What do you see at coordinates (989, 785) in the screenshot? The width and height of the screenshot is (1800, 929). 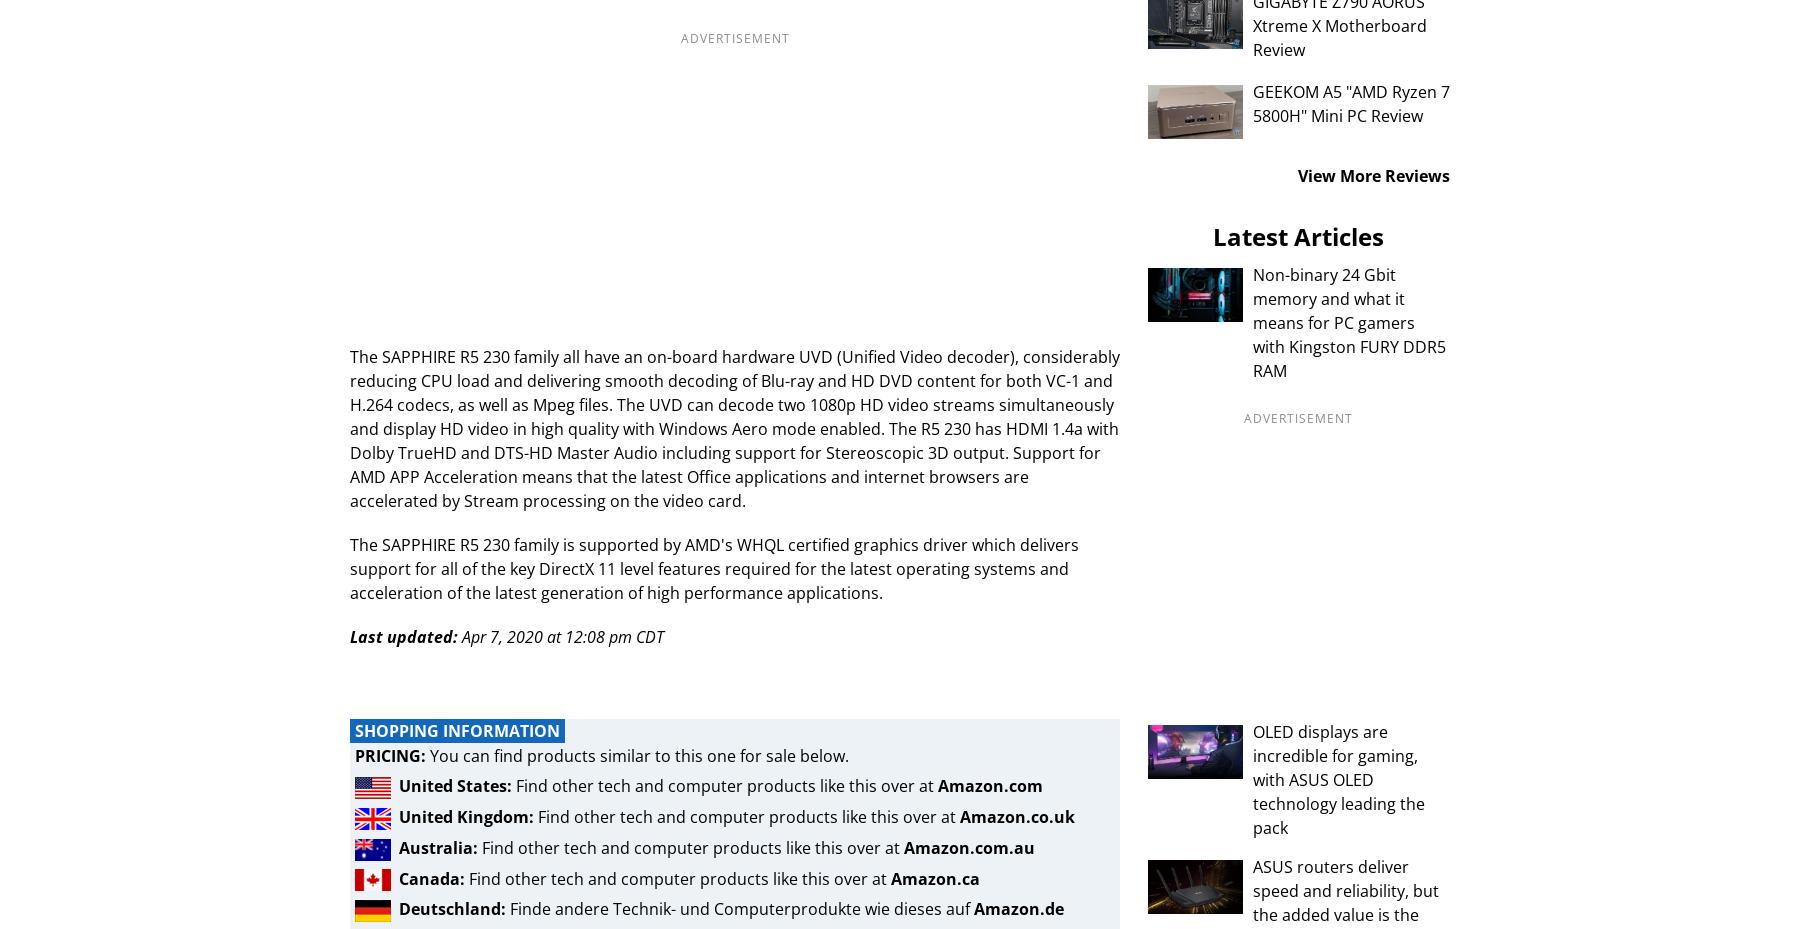 I see `'Amazon.com'` at bounding box center [989, 785].